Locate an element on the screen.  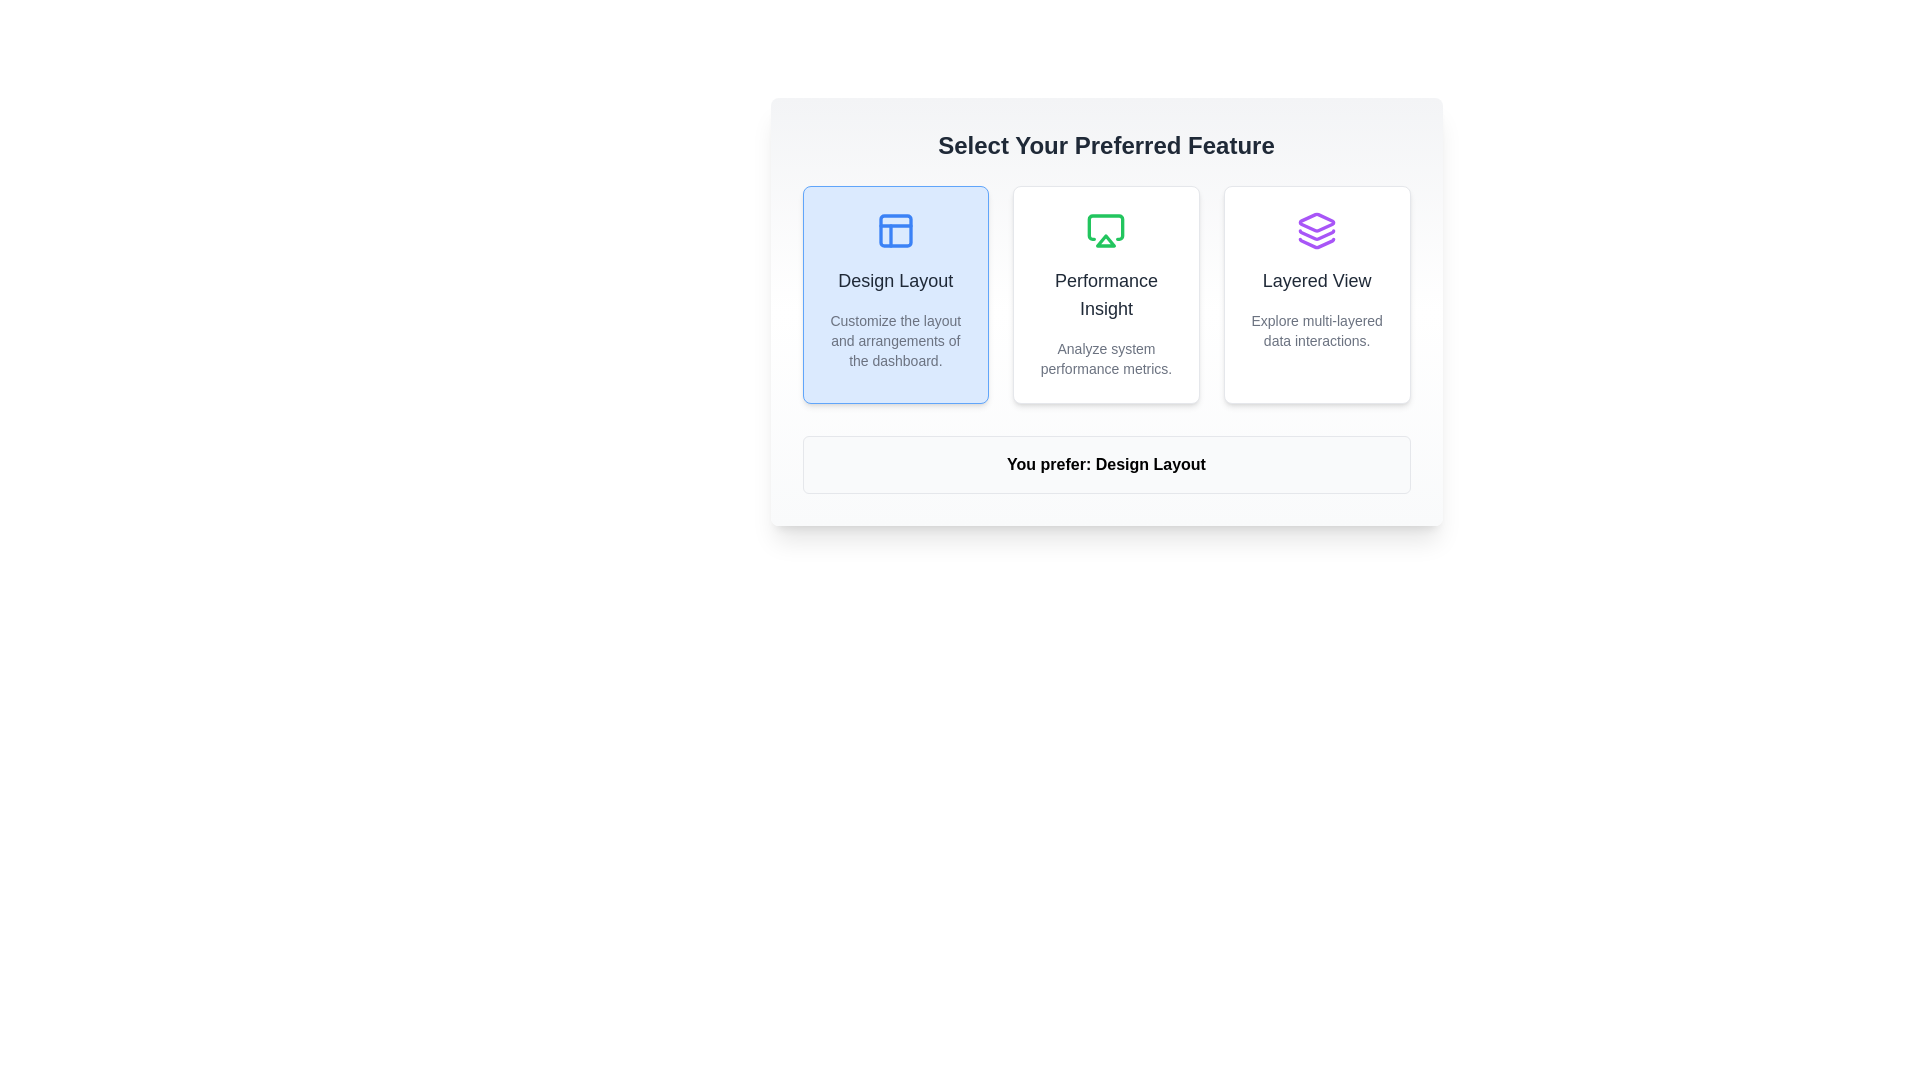
the Feature Card with the title 'Performance Insight' that has a green icon at the top and a white background is located at coordinates (1105, 294).